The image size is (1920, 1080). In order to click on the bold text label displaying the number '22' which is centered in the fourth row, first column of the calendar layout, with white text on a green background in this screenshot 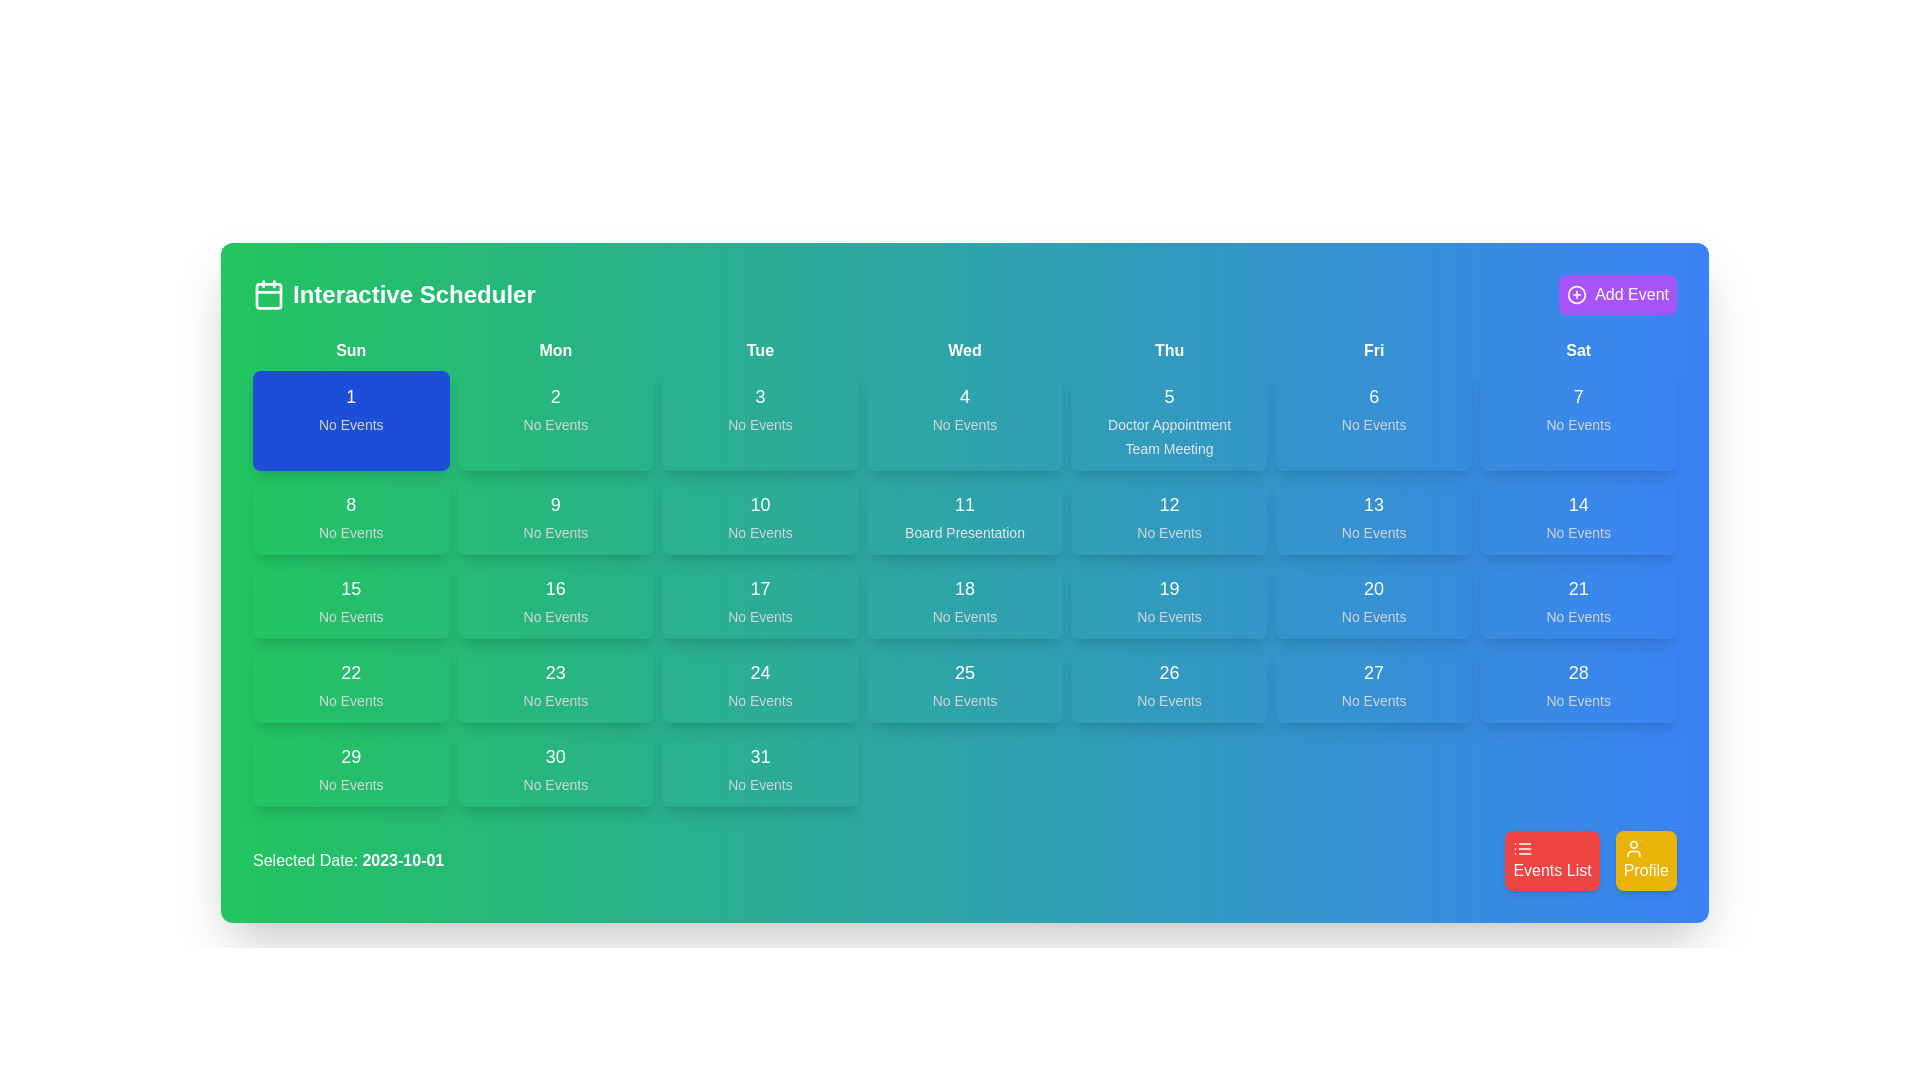, I will do `click(351, 672)`.